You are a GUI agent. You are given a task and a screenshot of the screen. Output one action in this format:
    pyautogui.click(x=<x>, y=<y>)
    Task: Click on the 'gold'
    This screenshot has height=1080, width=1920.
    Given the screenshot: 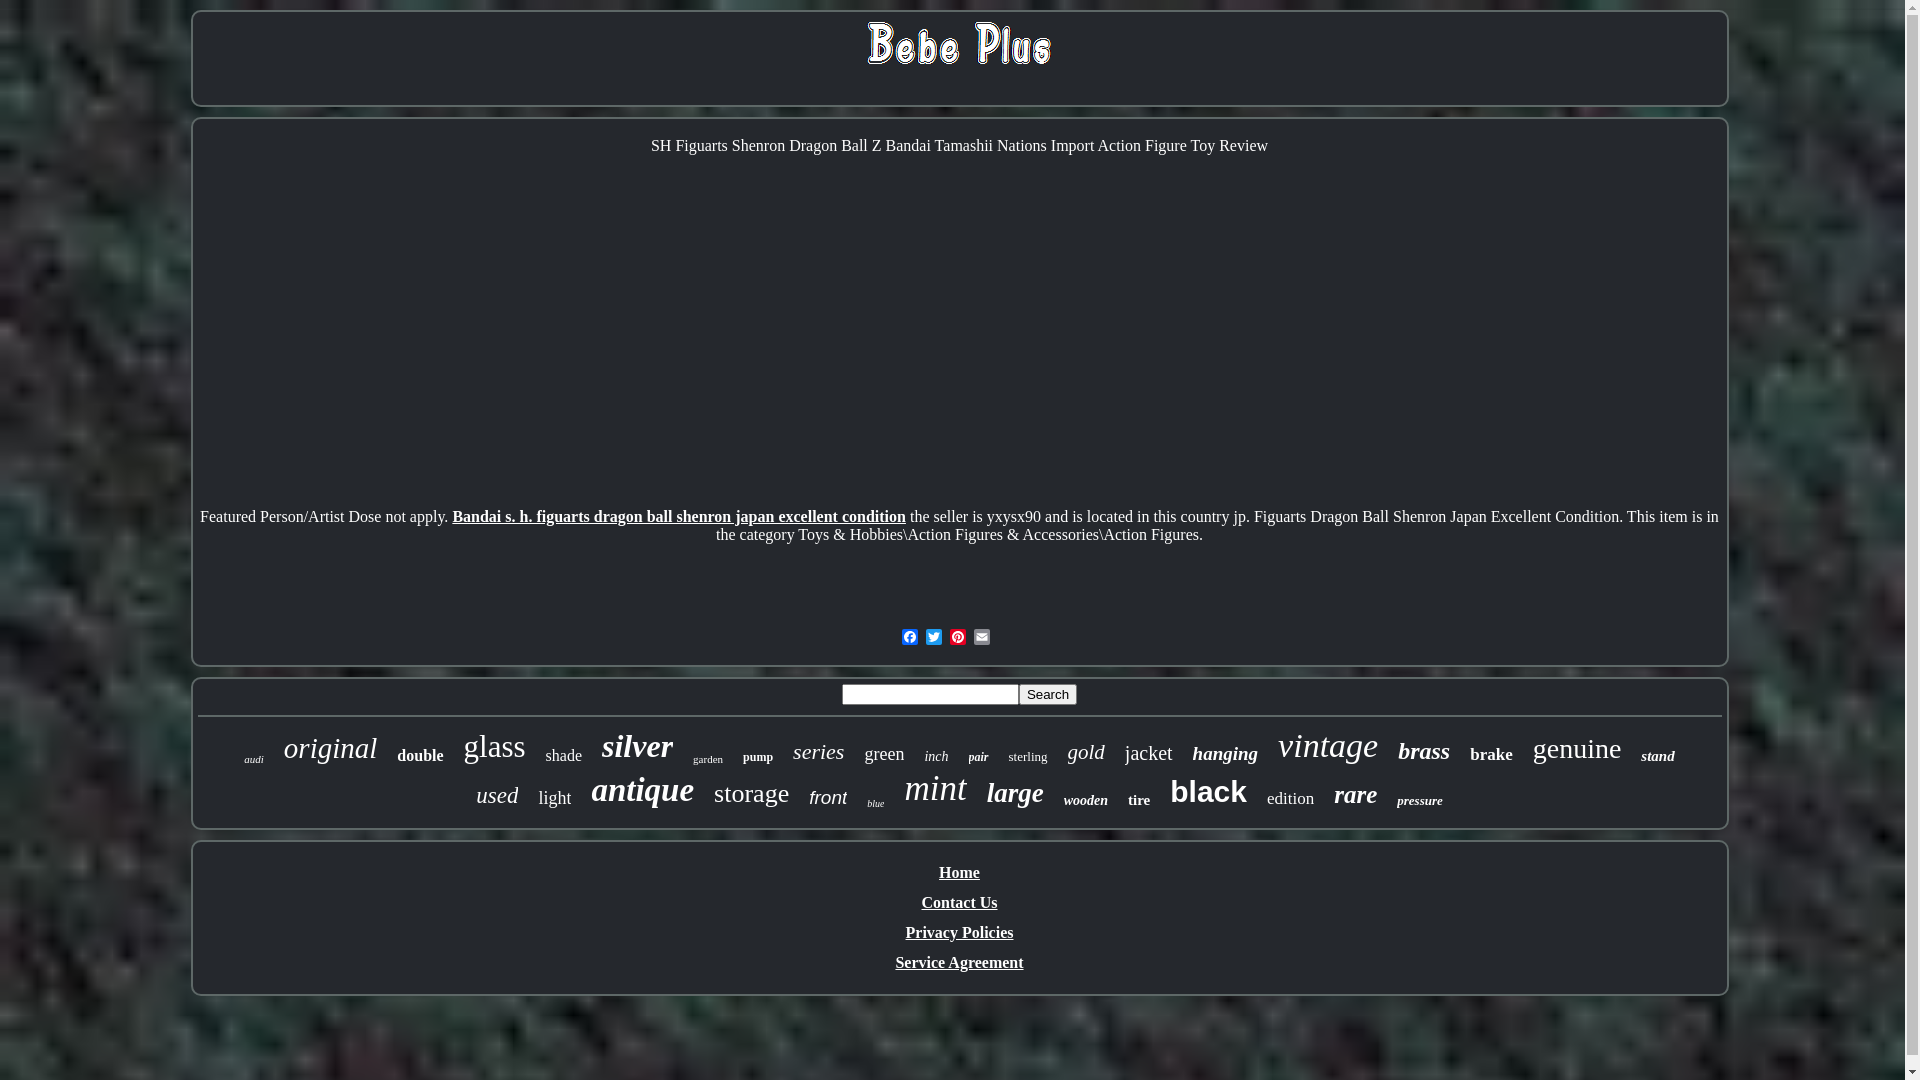 What is the action you would take?
    pyautogui.click(x=1085, y=752)
    